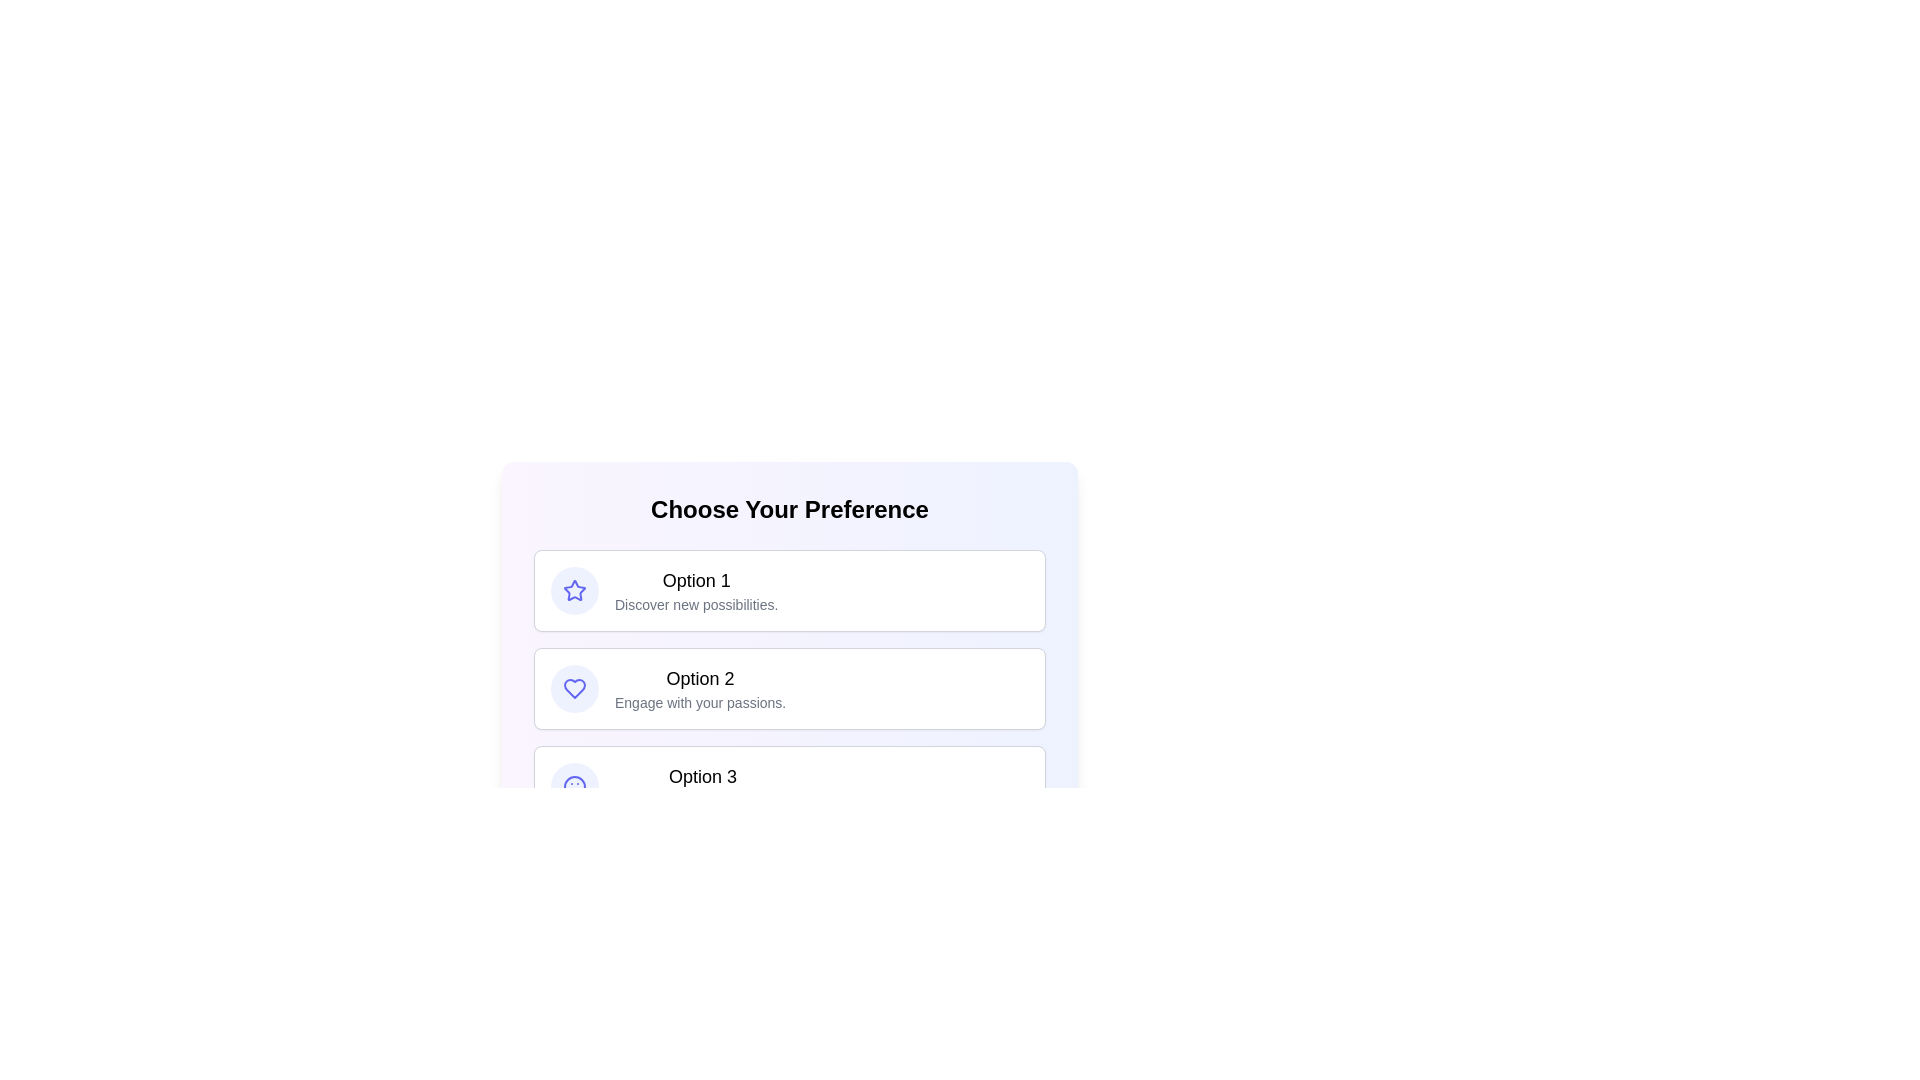 Image resolution: width=1920 pixels, height=1080 pixels. What do you see at coordinates (574, 688) in the screenshot?
I see `the heart-shaped icon with a blue outline located to the left of the 'Option 2' text in the preference selection list` at bounding box center [574, 688].